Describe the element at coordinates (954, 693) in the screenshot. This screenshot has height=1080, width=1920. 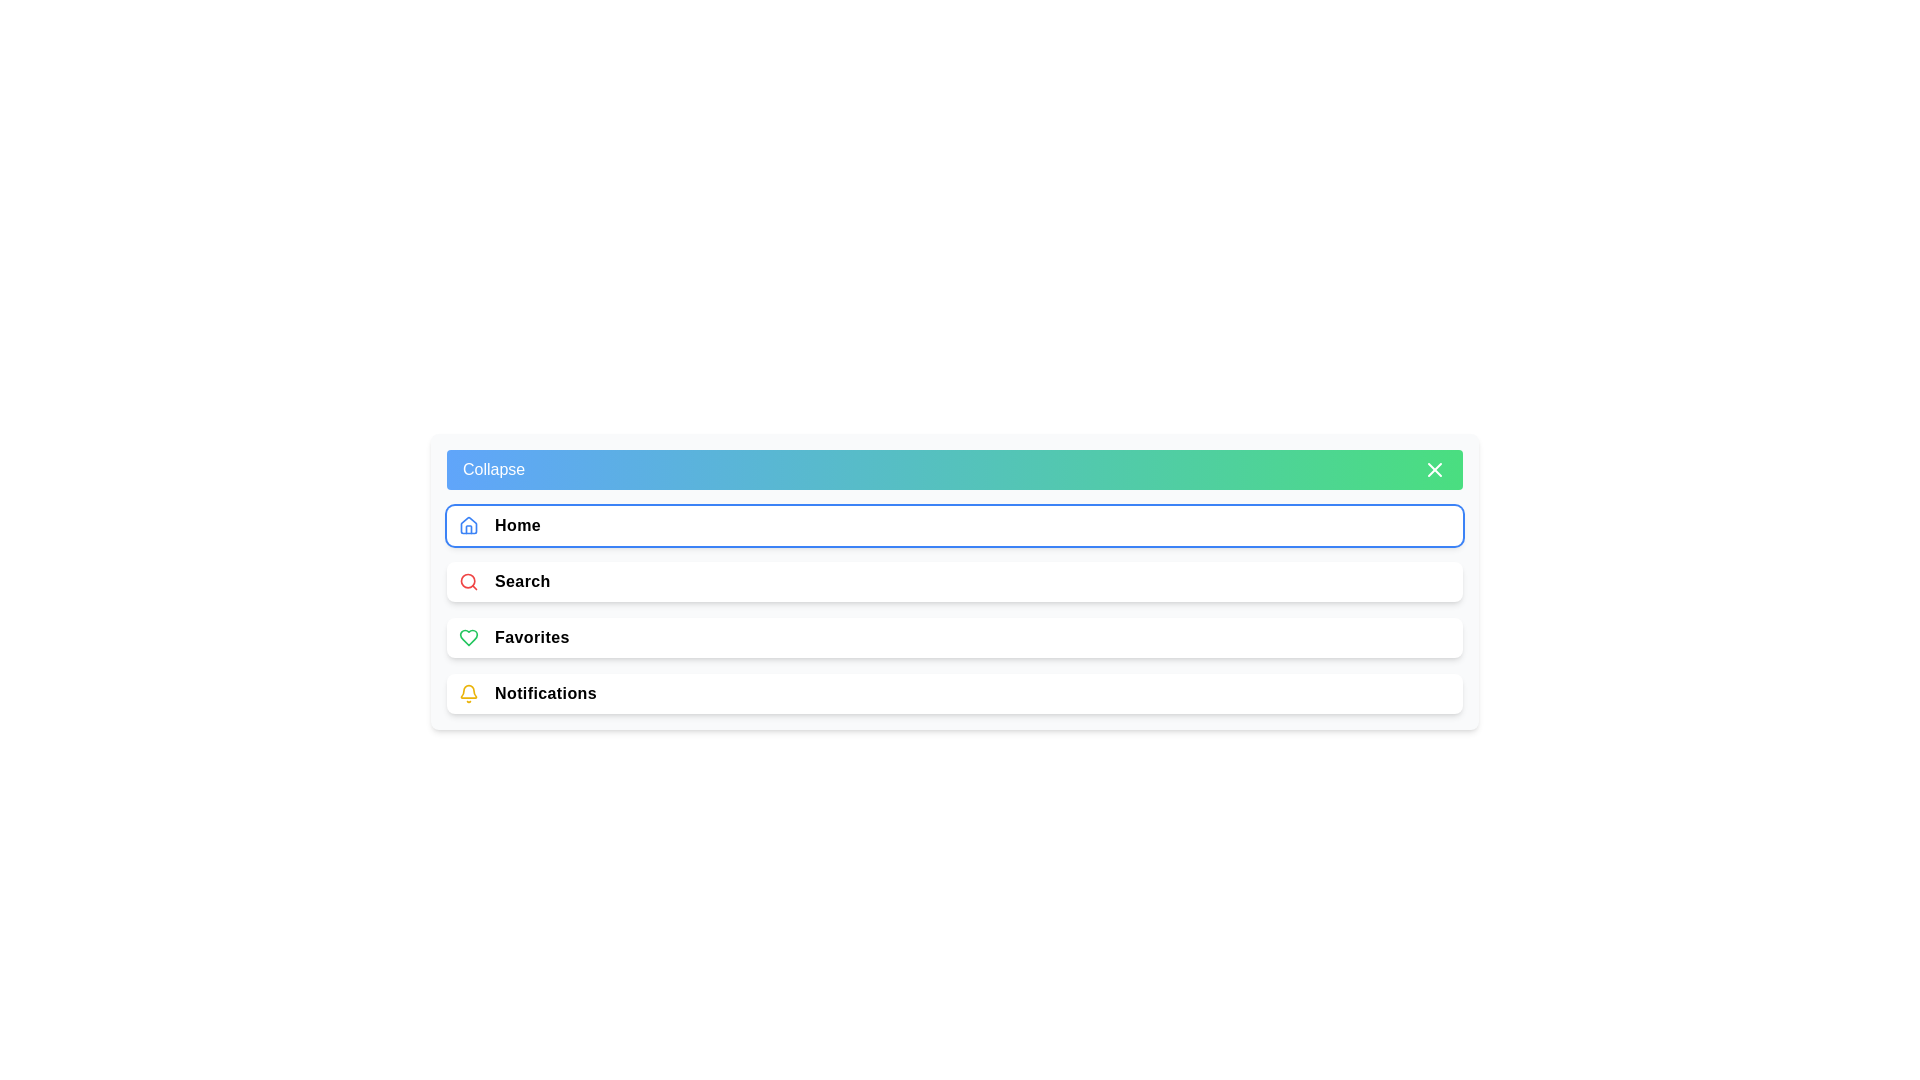
I see `the menu item labeled Notifications` at that location.